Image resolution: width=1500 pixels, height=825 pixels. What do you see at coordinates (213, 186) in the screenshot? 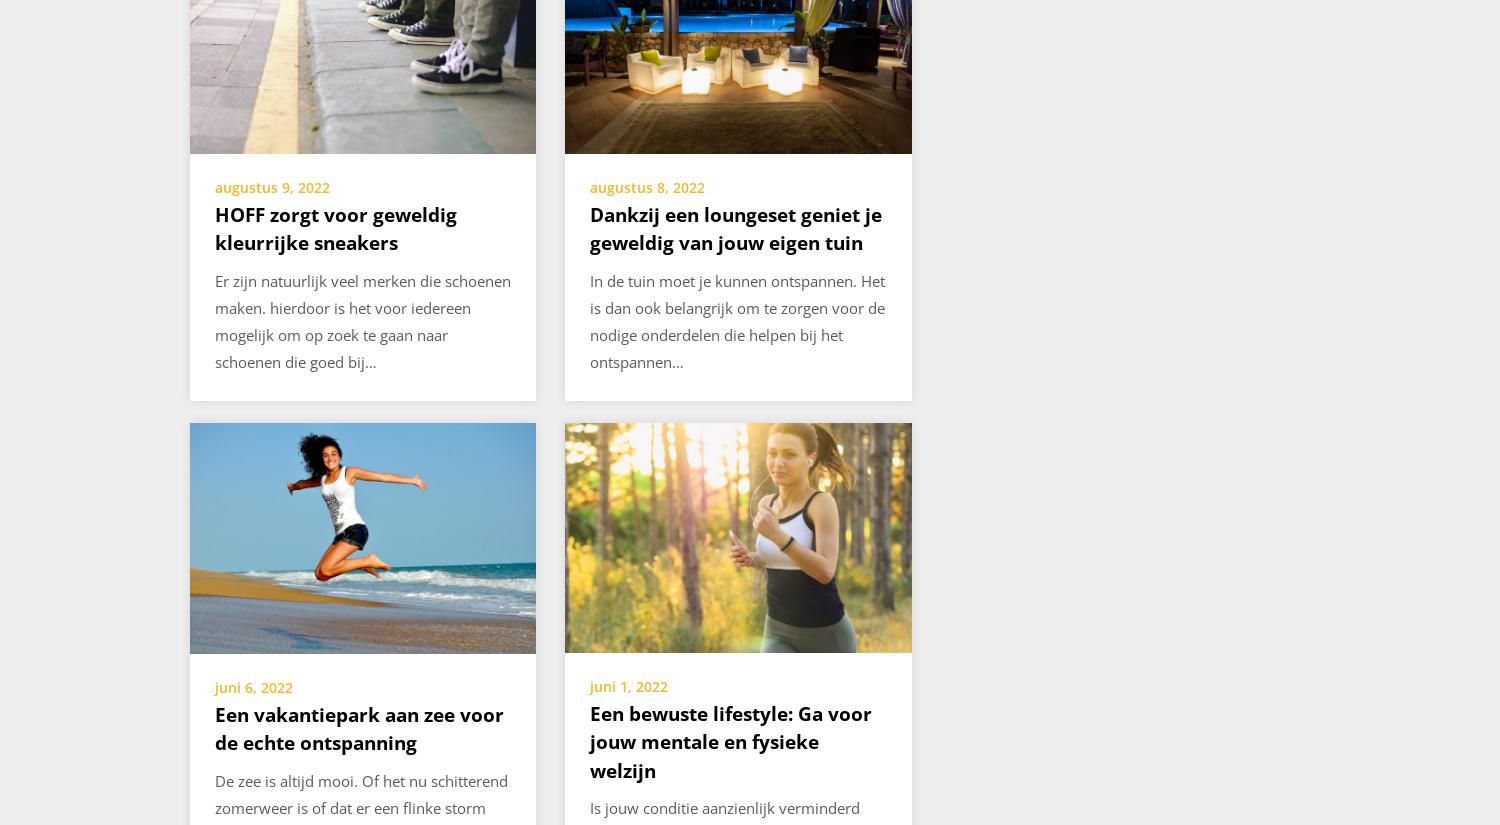
I see `'augustus 9, 2022'` at bounding box center [213, 186].